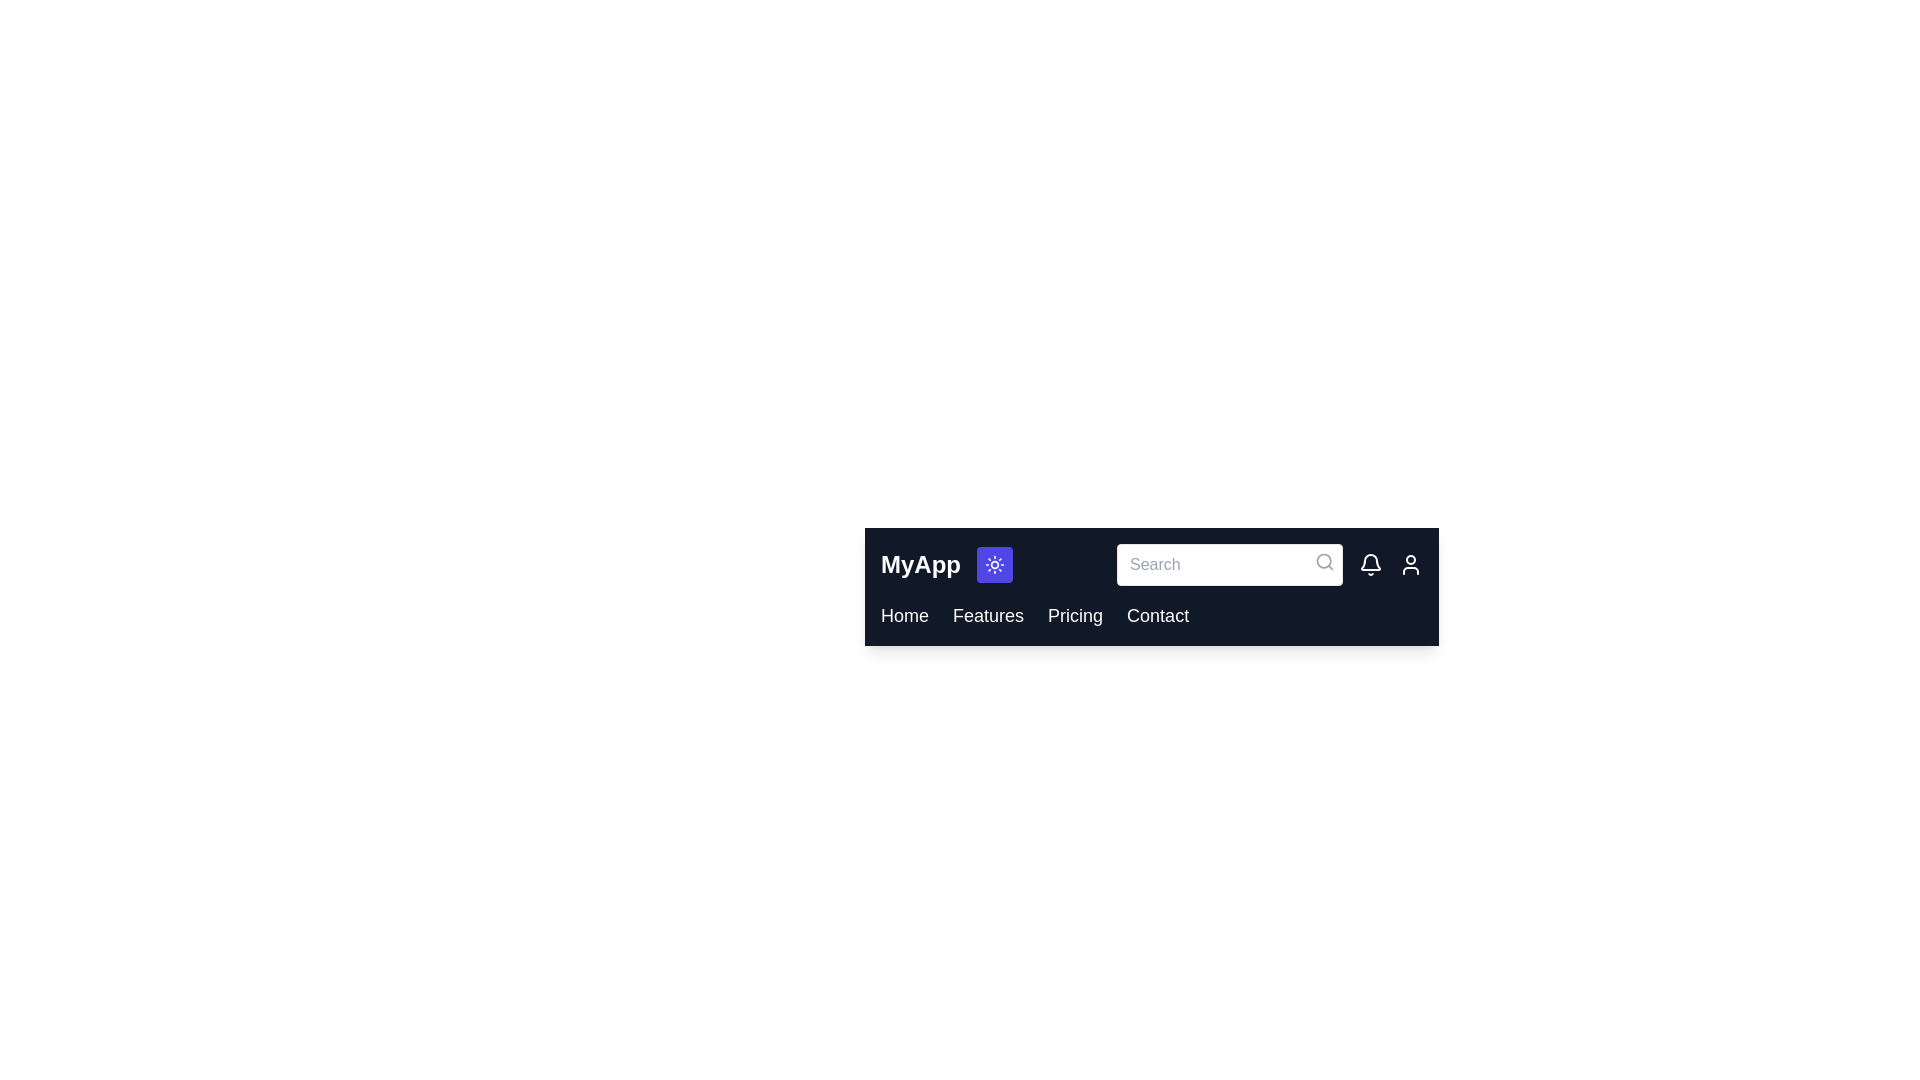  I want to click on the Features link in the navigation bar, so click(988, 615).